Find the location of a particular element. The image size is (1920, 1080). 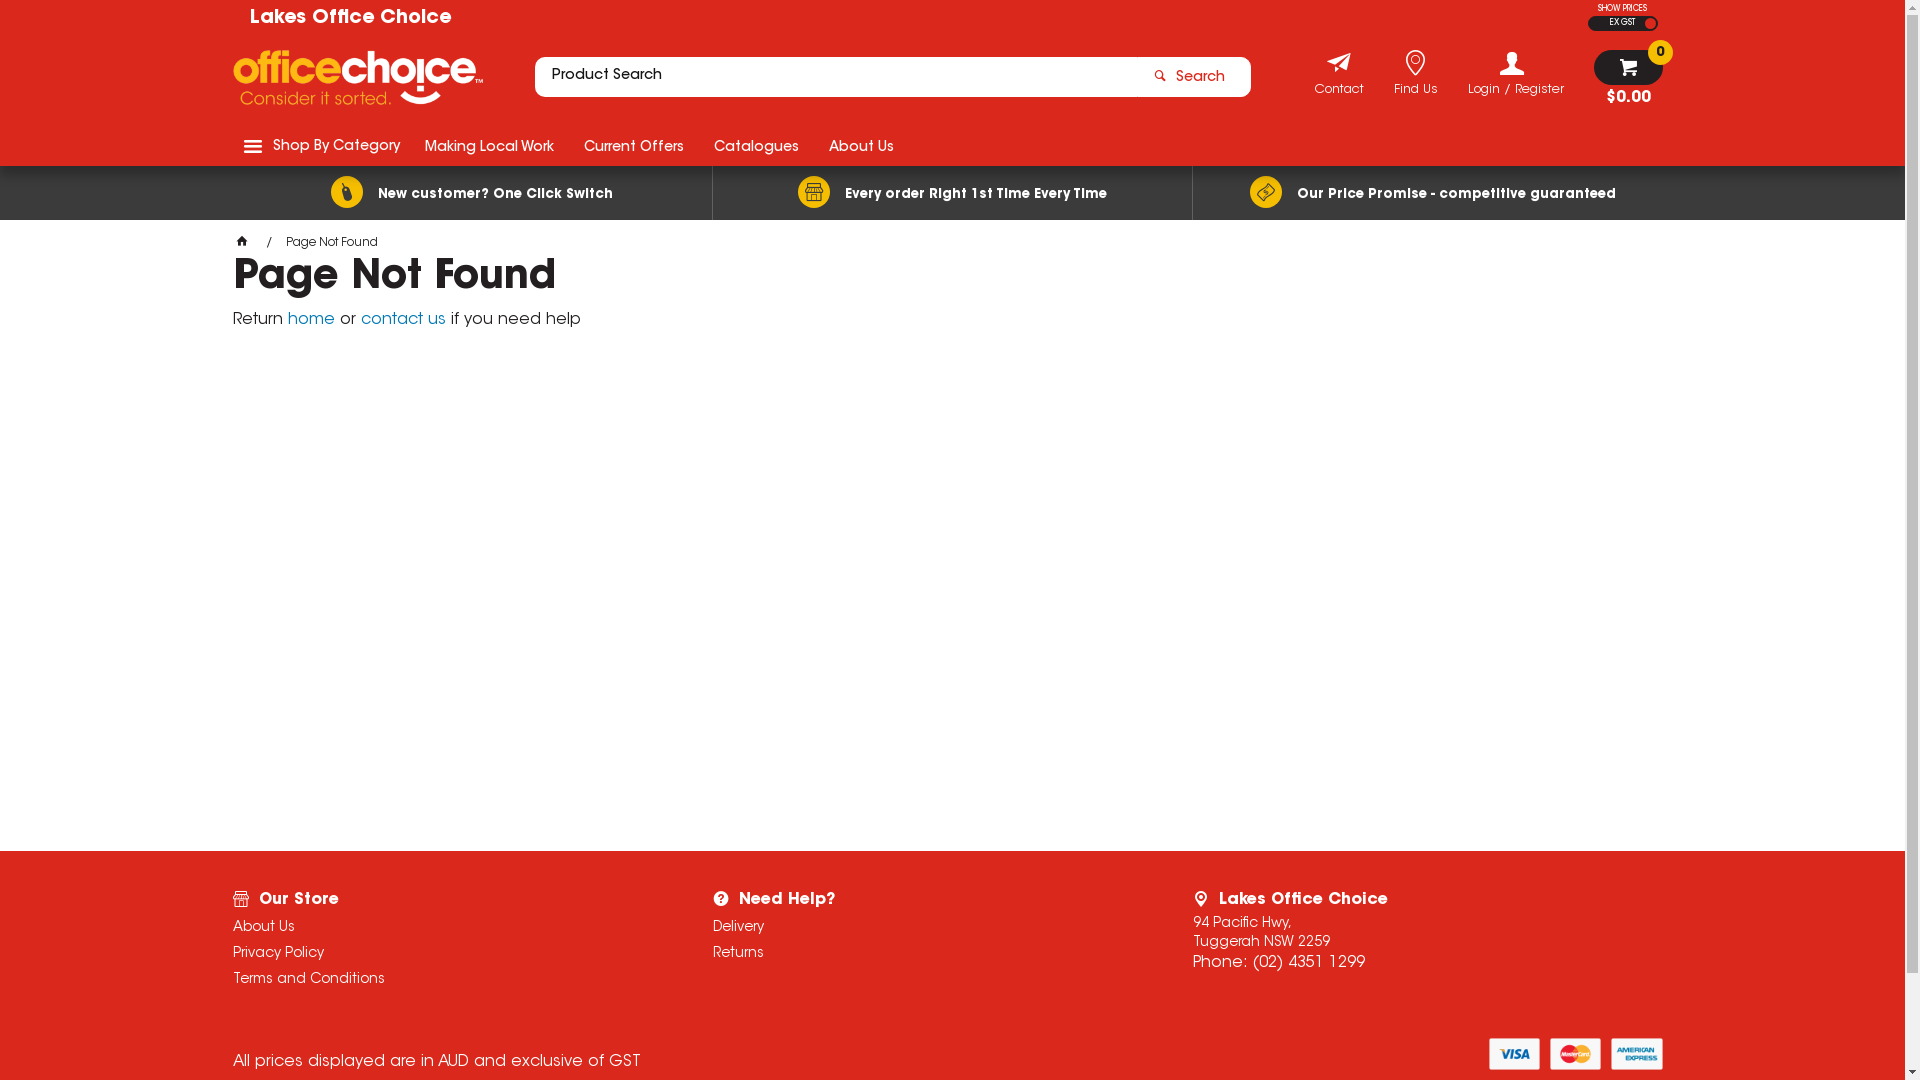

'Search' is located at coordinates (1193, 76).